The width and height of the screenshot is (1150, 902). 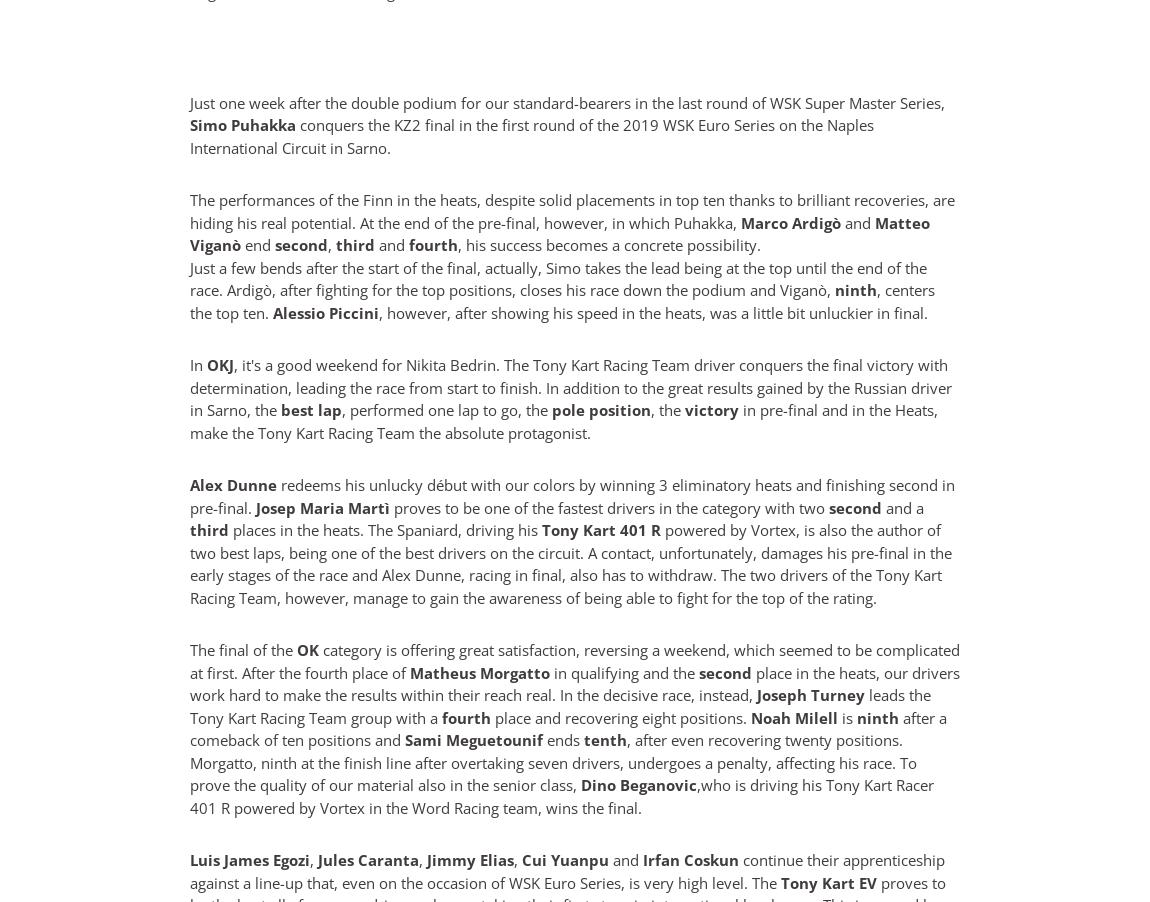 What do you see at coordinates (272, 311) in the screenshot?
I see `'Alessio Piccini'` at bounding box center [272, 311].